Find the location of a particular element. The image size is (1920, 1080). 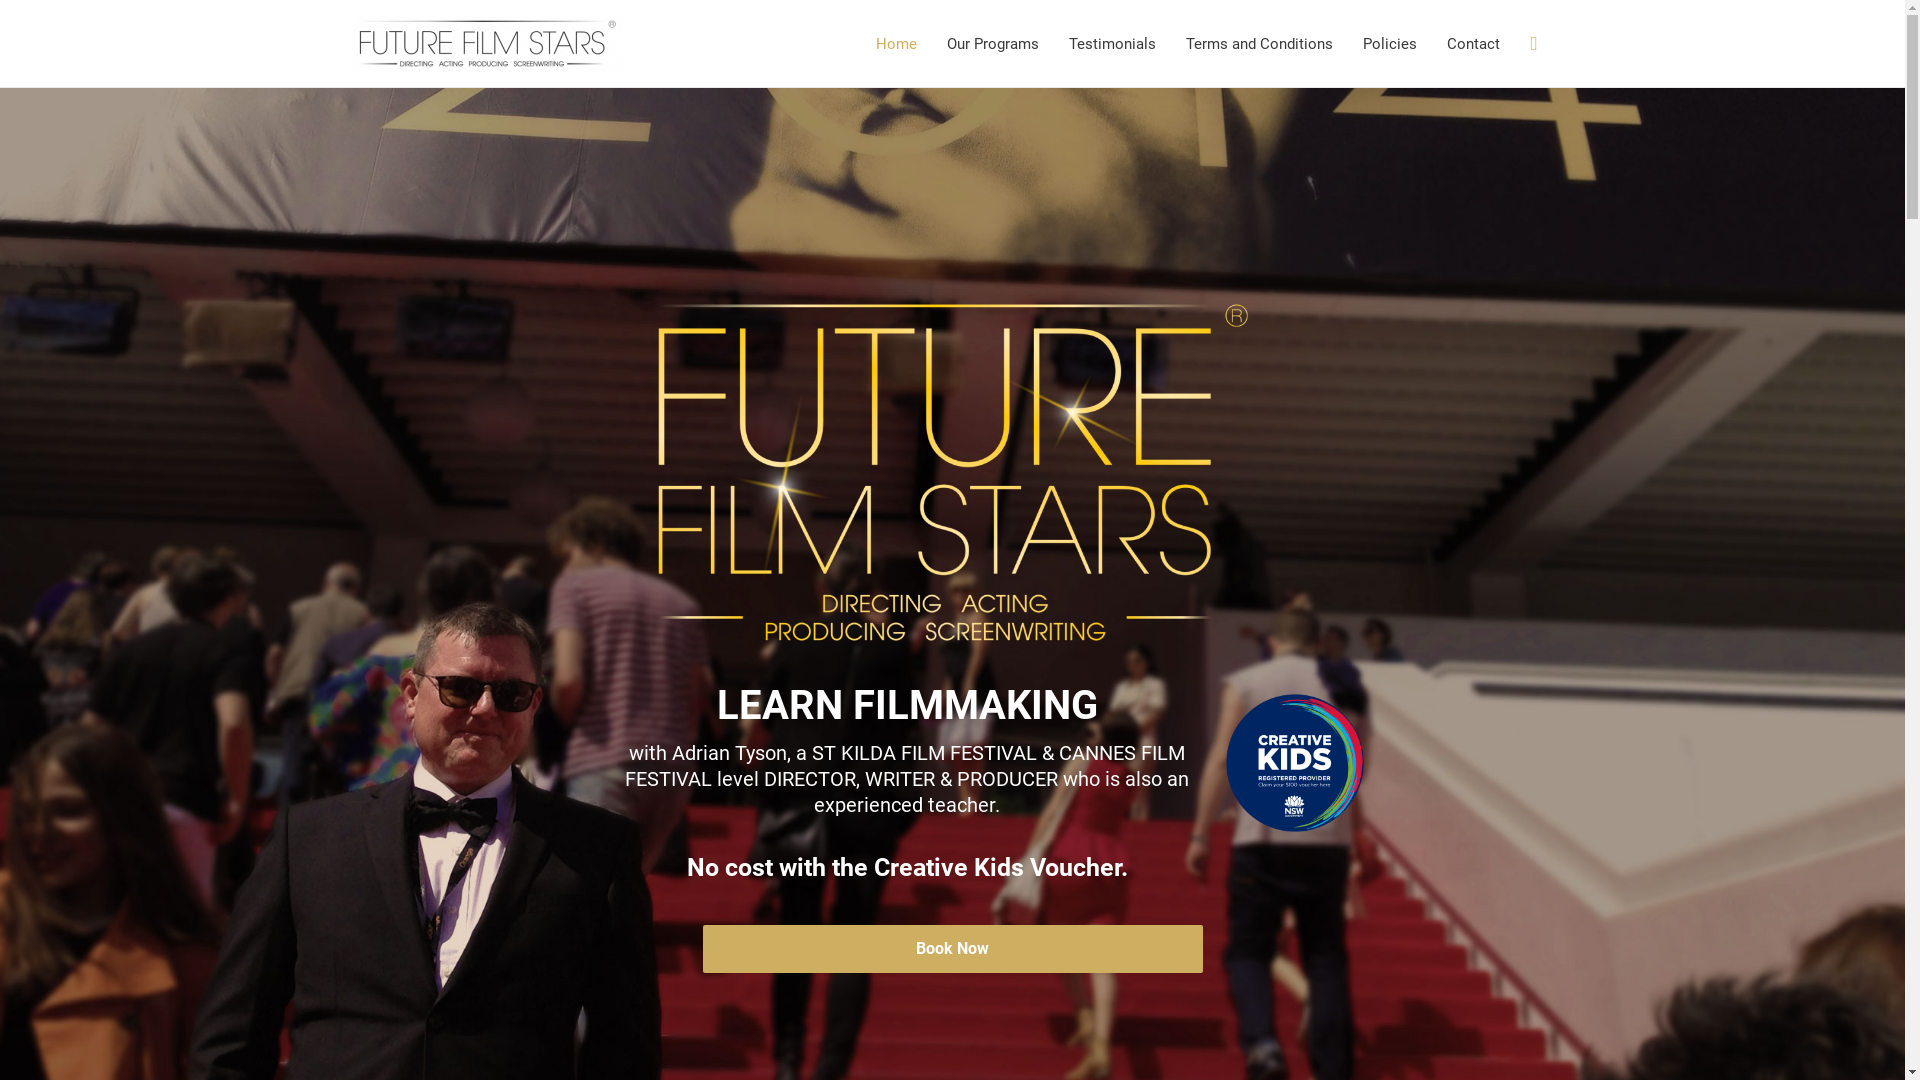

'Book Now' is located at coordinates (950, 947).